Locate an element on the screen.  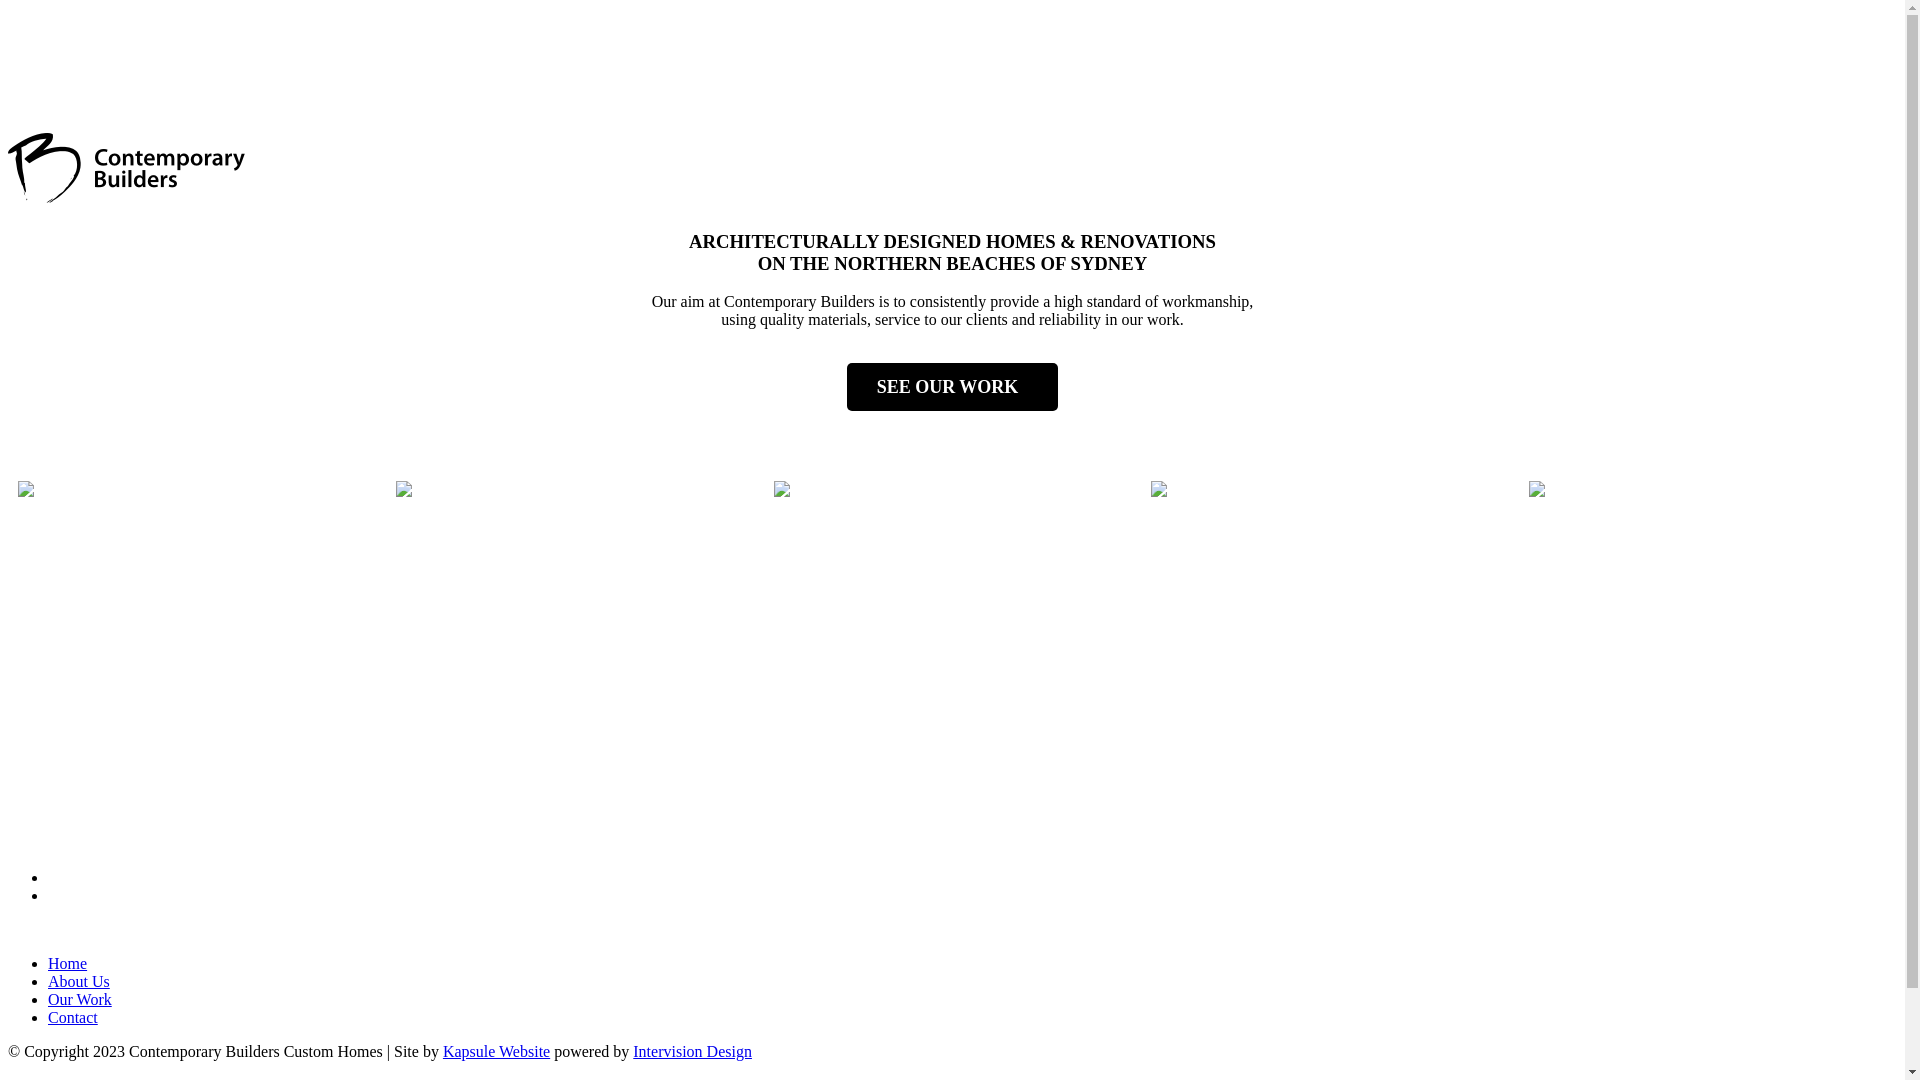
'SEE OUR WORK' is located at coordinates (952, 386).